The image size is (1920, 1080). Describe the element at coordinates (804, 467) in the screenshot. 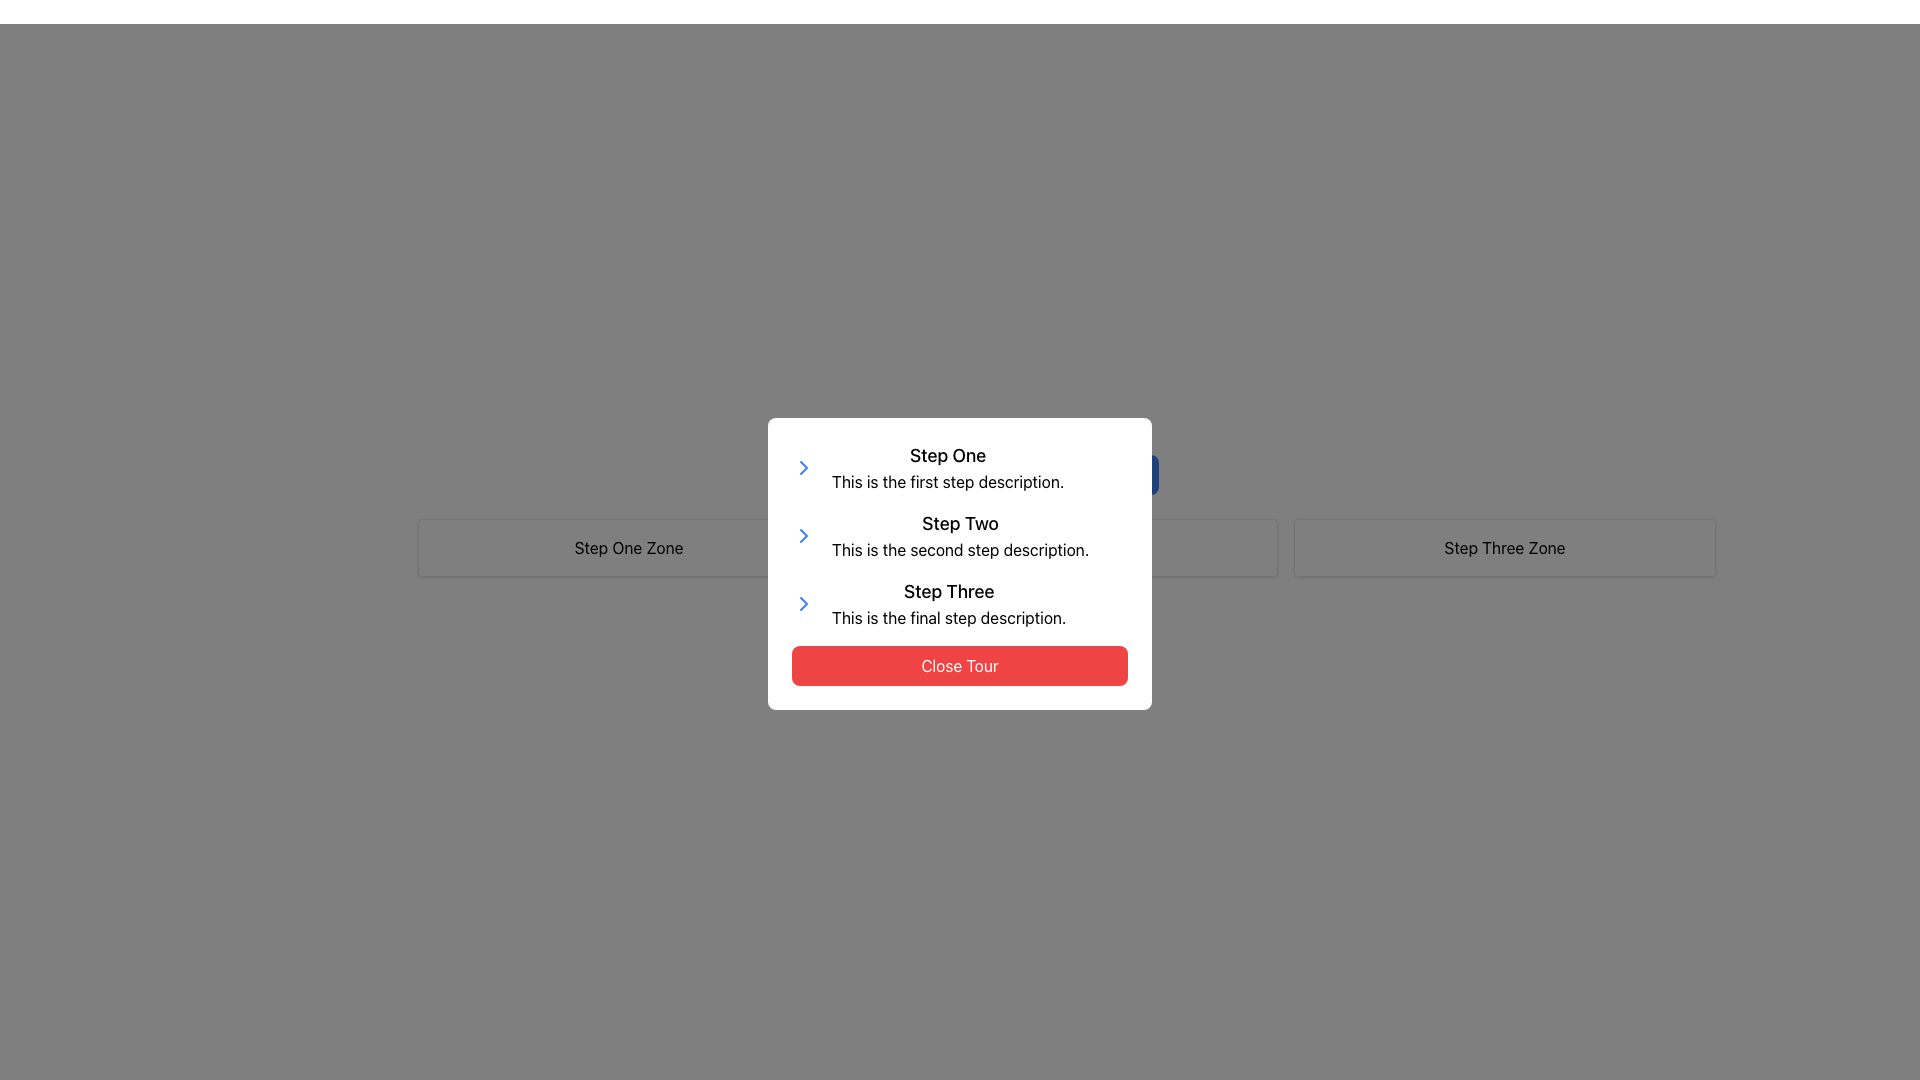

I see `the icon that indicates the active step in the multi-step interface, positioned in the top-left corner directly left of the 'Step One' title` at that location.